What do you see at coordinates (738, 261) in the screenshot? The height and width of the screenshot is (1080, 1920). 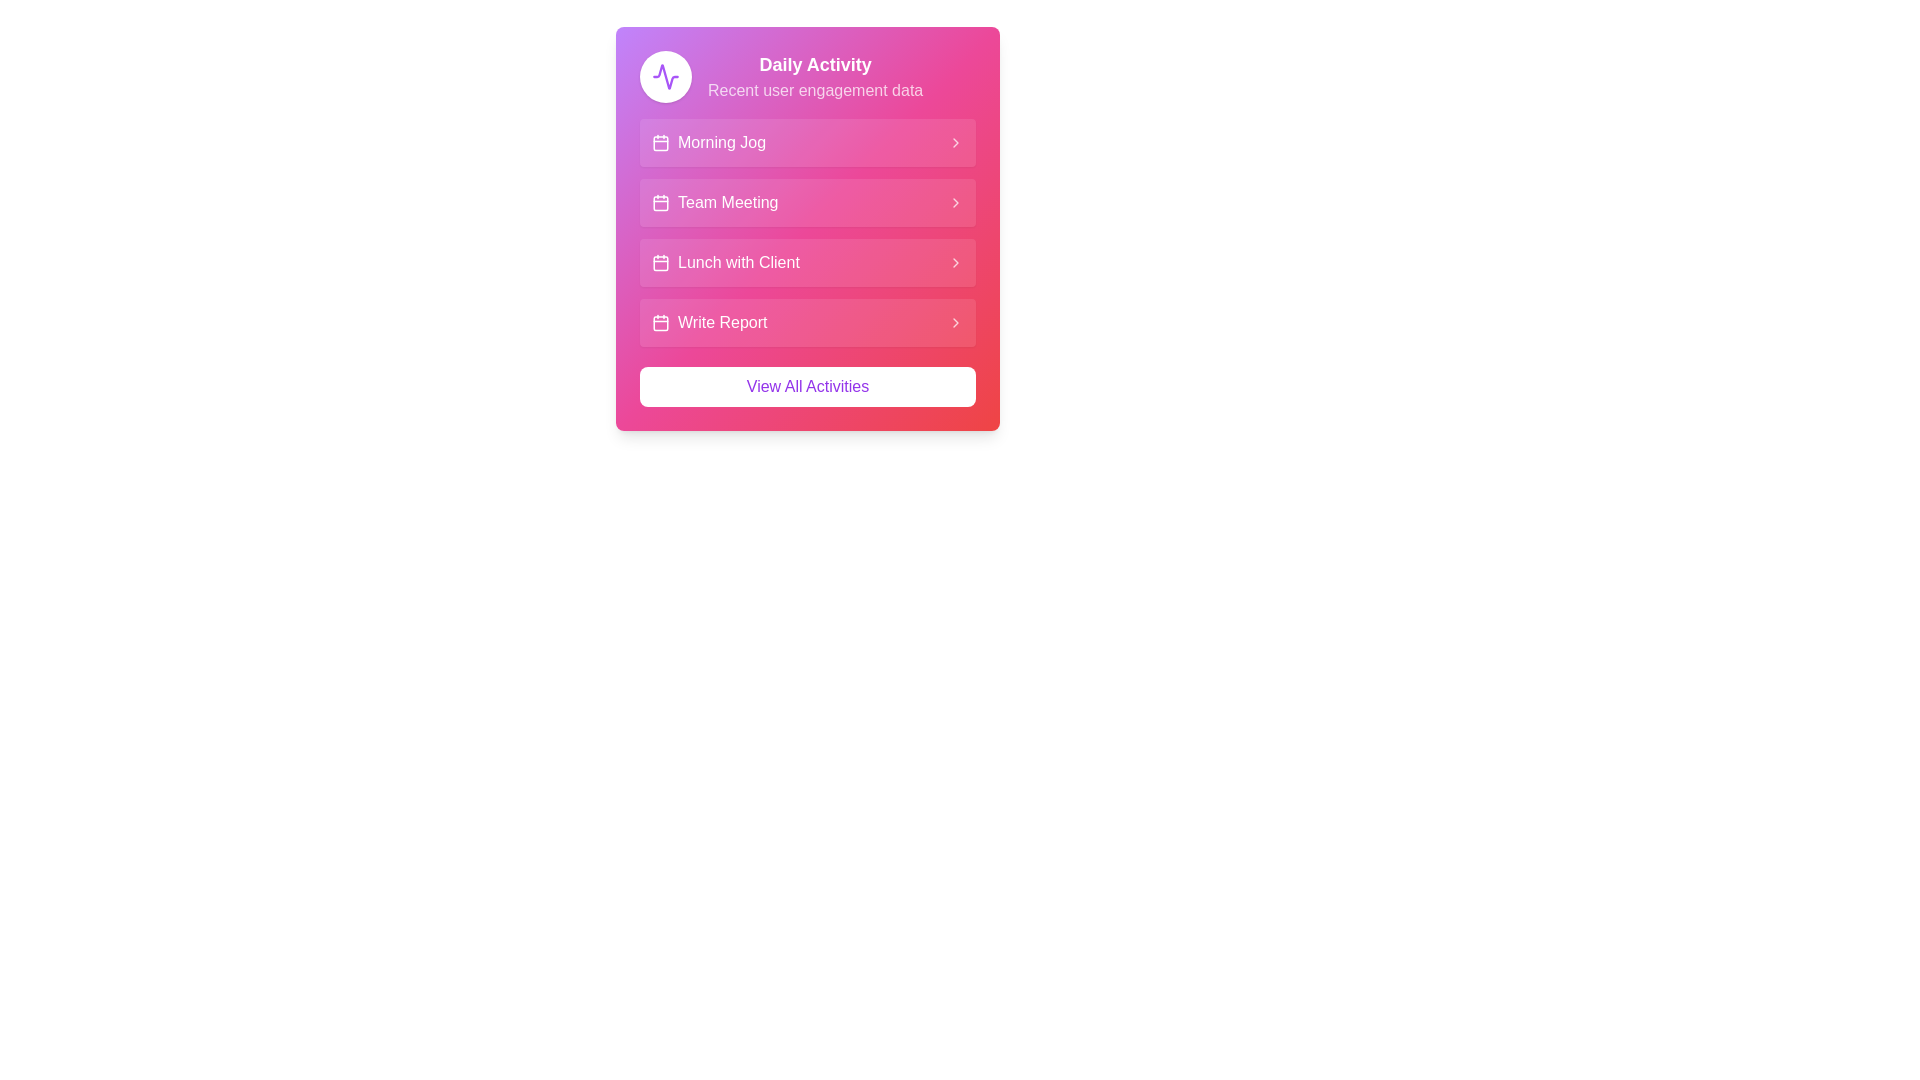 I see `the third text label in the 'Daily Activity' sidebar, which describes the scheduled activity, positioned between 'Team Meeting' and 'Write Report'` at bounding box center [738, 261].